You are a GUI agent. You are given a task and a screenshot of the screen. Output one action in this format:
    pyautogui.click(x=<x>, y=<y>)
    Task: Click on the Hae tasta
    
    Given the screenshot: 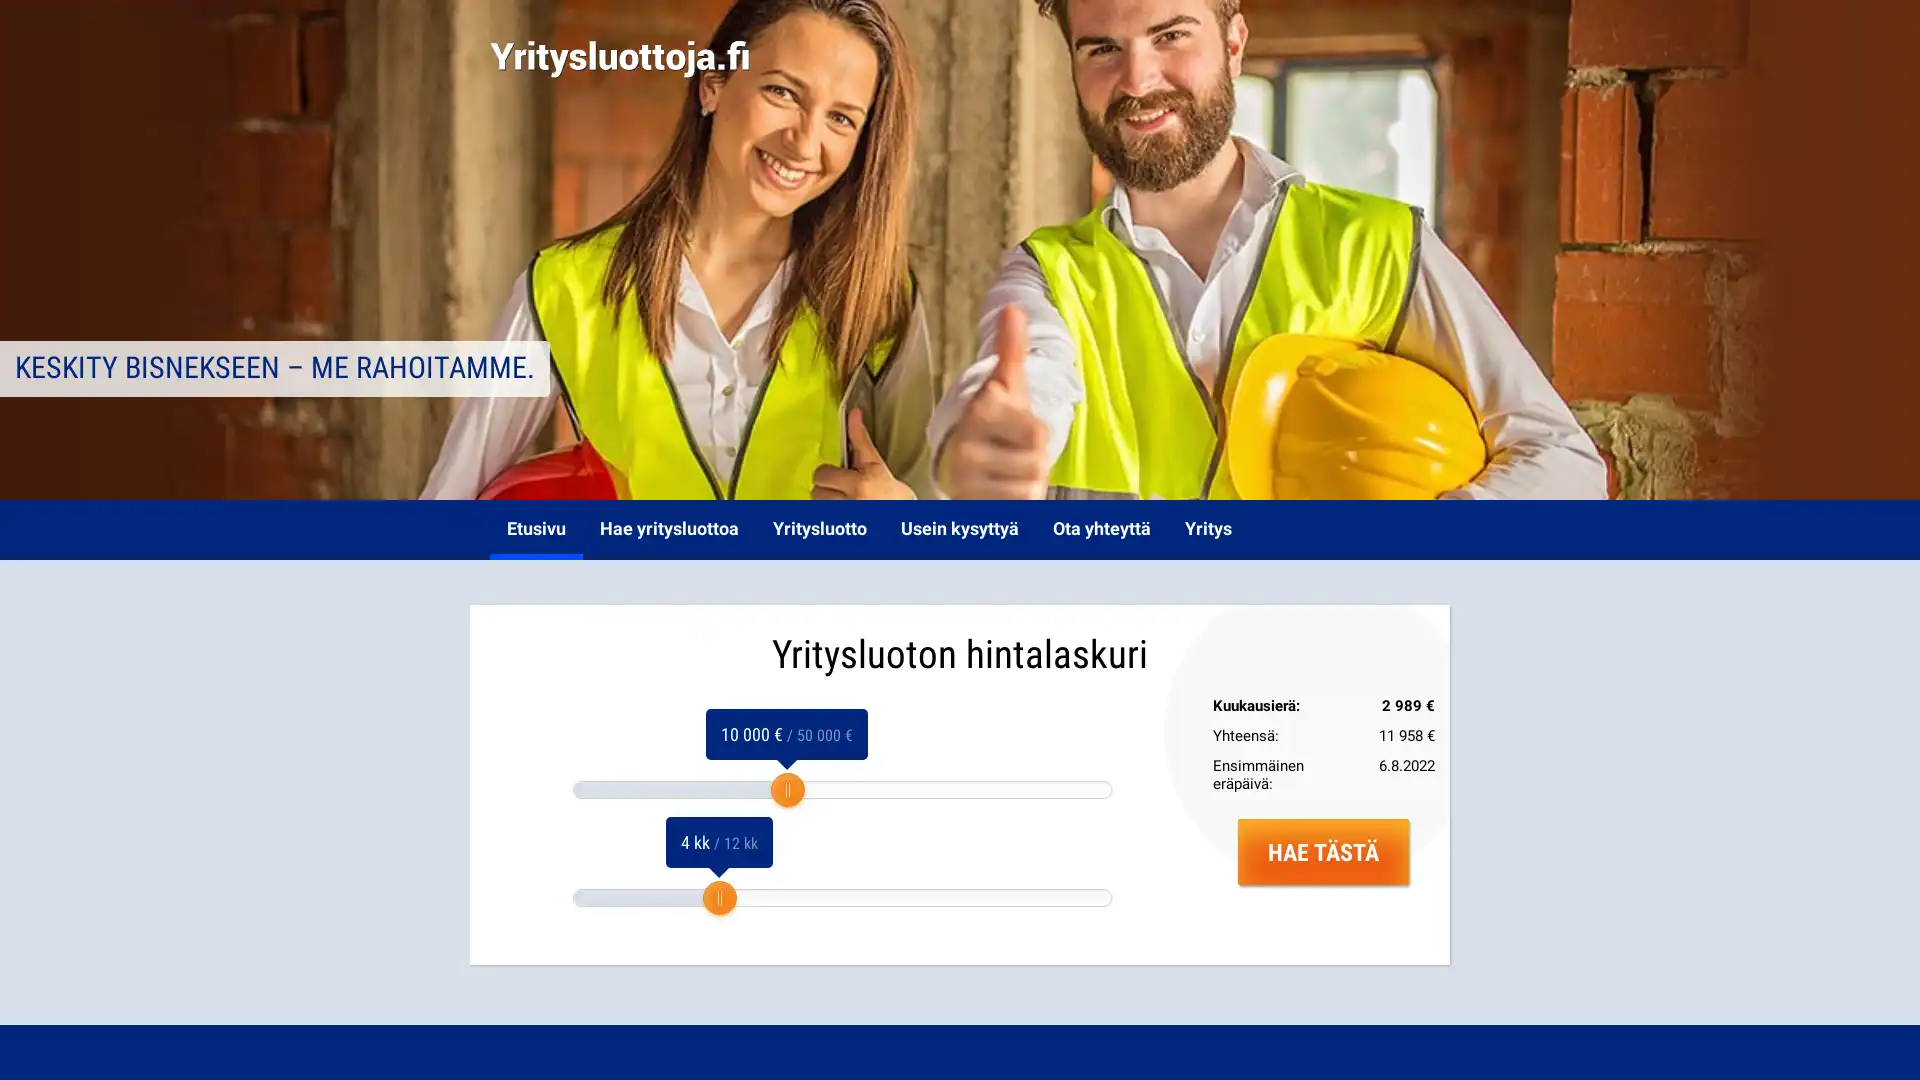 What is the action you would take?
    pyautogui.click(x=1323, y=851)
    